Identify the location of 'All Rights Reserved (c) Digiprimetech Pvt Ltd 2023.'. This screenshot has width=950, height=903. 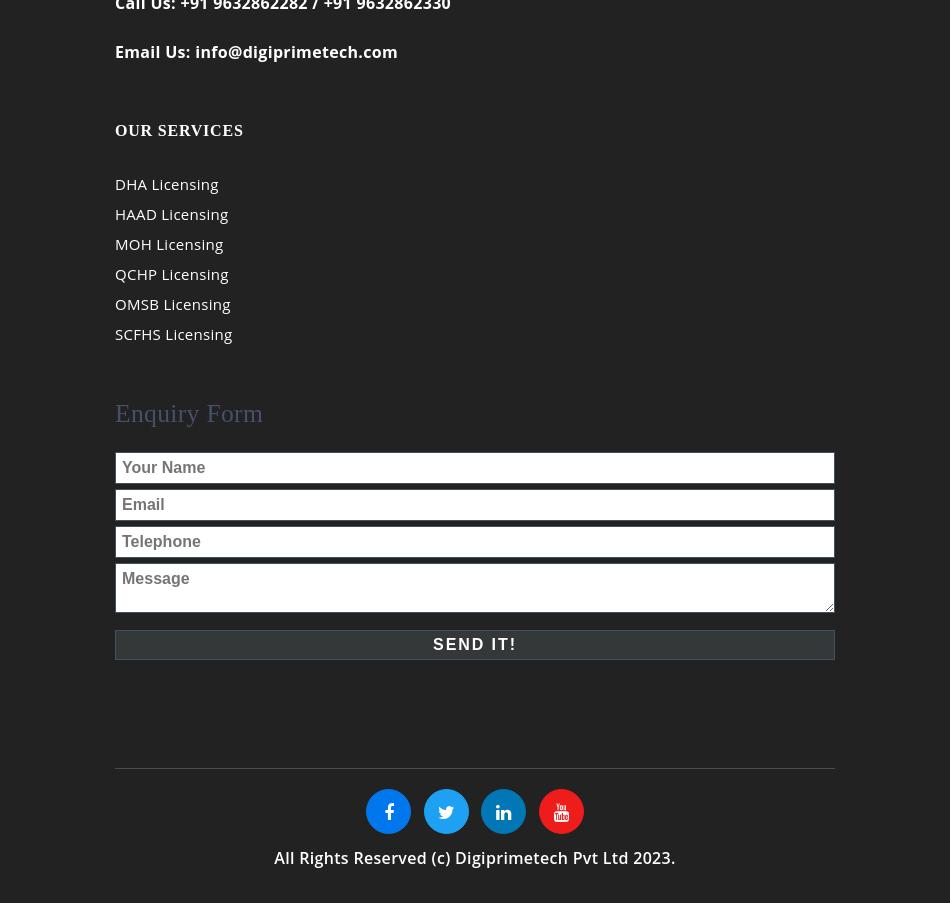
(473, 871).